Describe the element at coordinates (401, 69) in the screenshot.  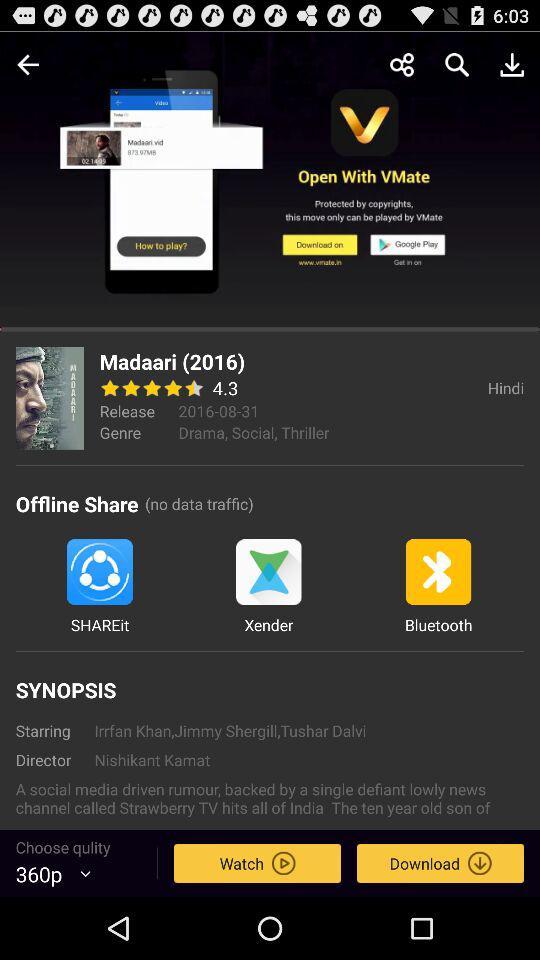
I see `the share icon` at that location.